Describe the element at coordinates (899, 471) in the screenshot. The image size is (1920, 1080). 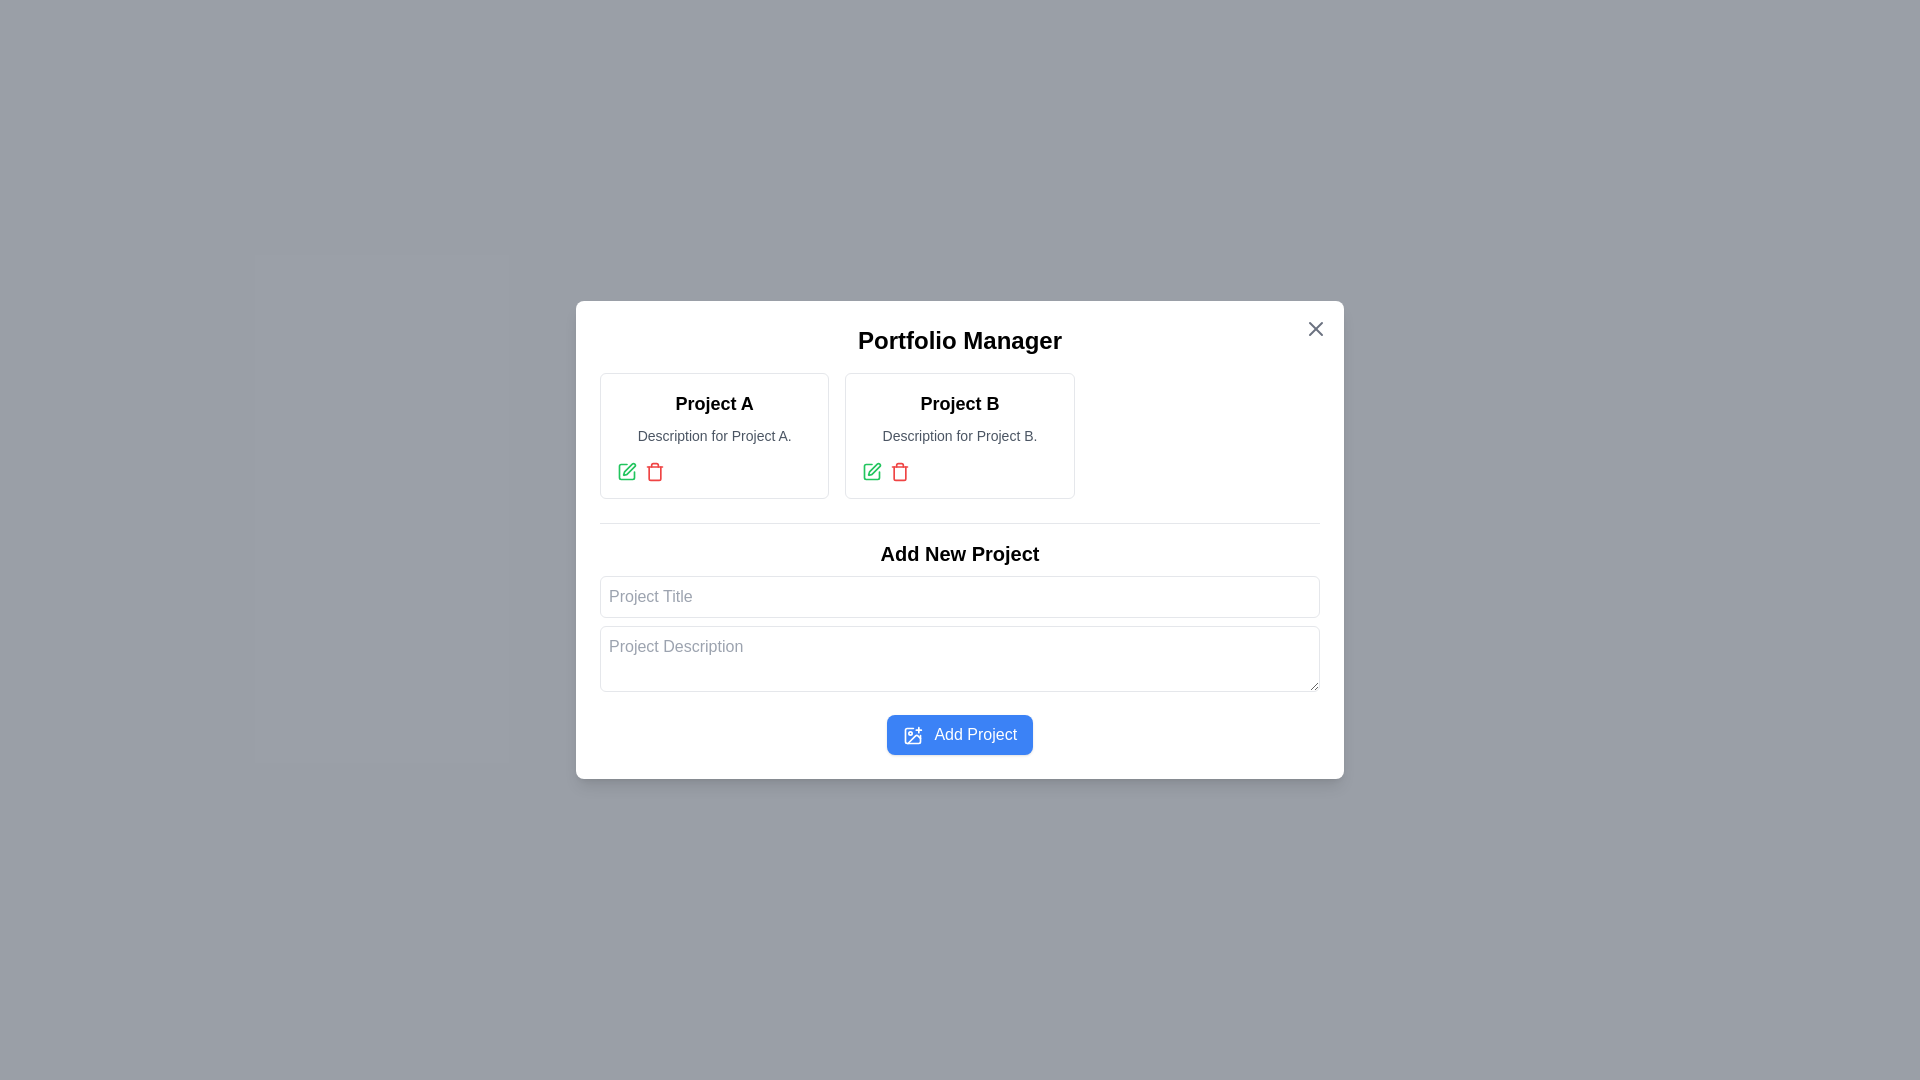
I see `the delete button located in the 'Project B' section of the Portfolio Manager` at that location.